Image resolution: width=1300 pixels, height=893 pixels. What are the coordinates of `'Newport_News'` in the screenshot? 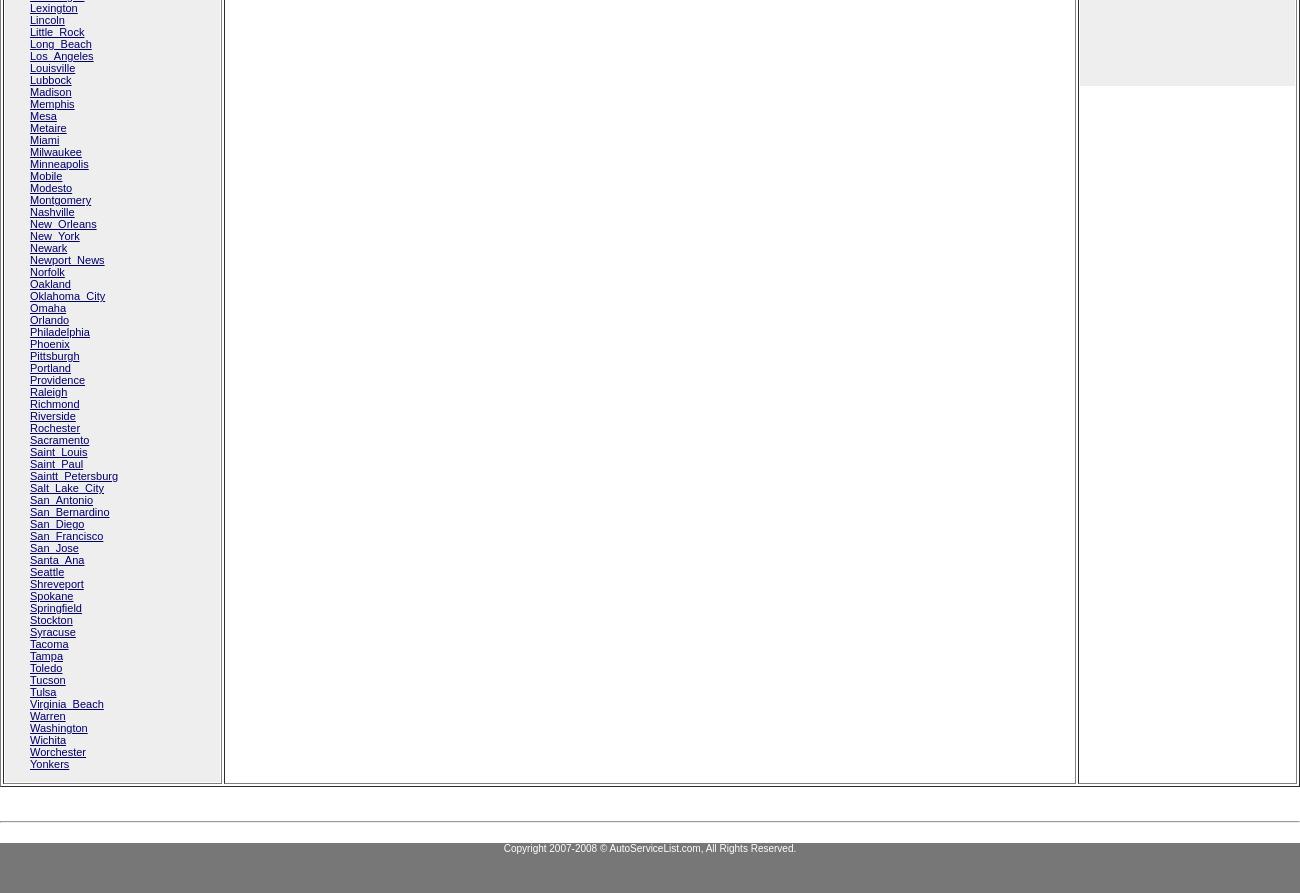 It's located at (66, 259).